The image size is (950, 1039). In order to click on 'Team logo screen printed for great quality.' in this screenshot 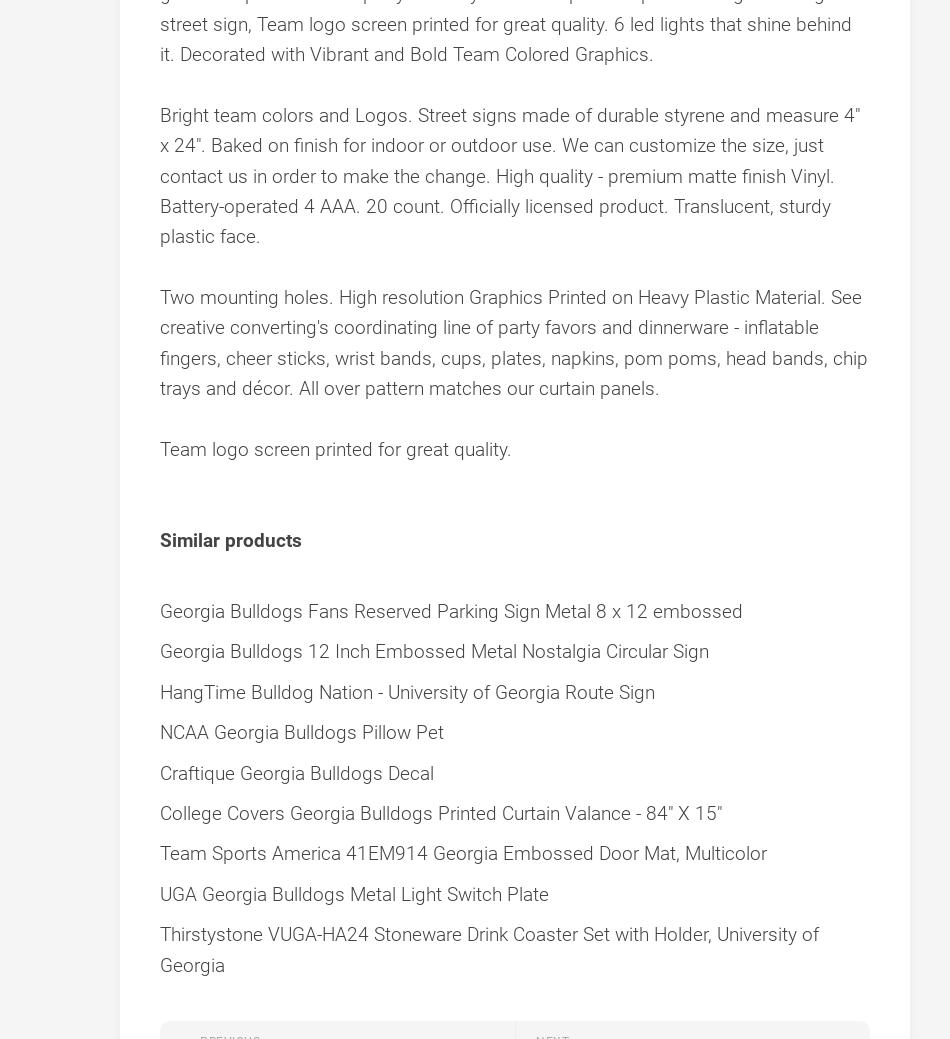, I will do `click(335, 448)`.